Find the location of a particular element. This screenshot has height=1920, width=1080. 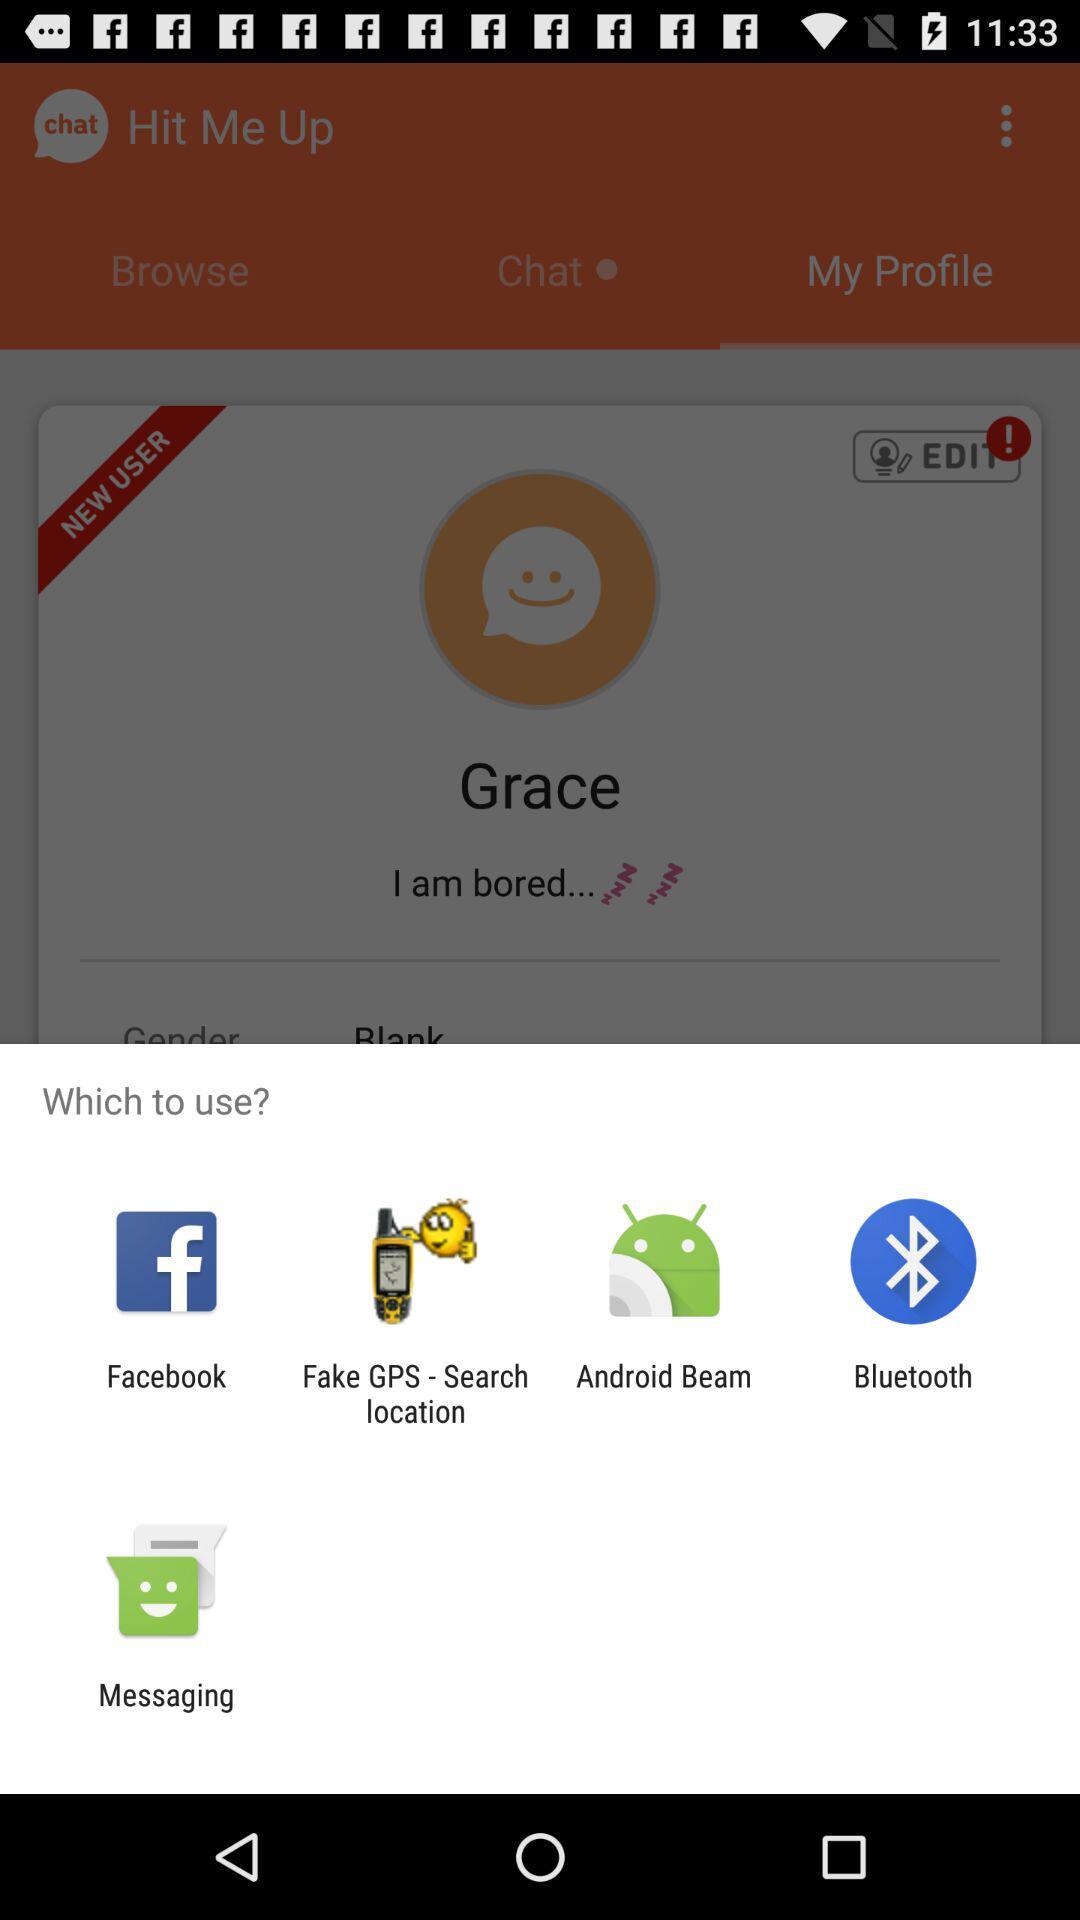

the app to the right of facebook app is located at coordinates (414, 1392).